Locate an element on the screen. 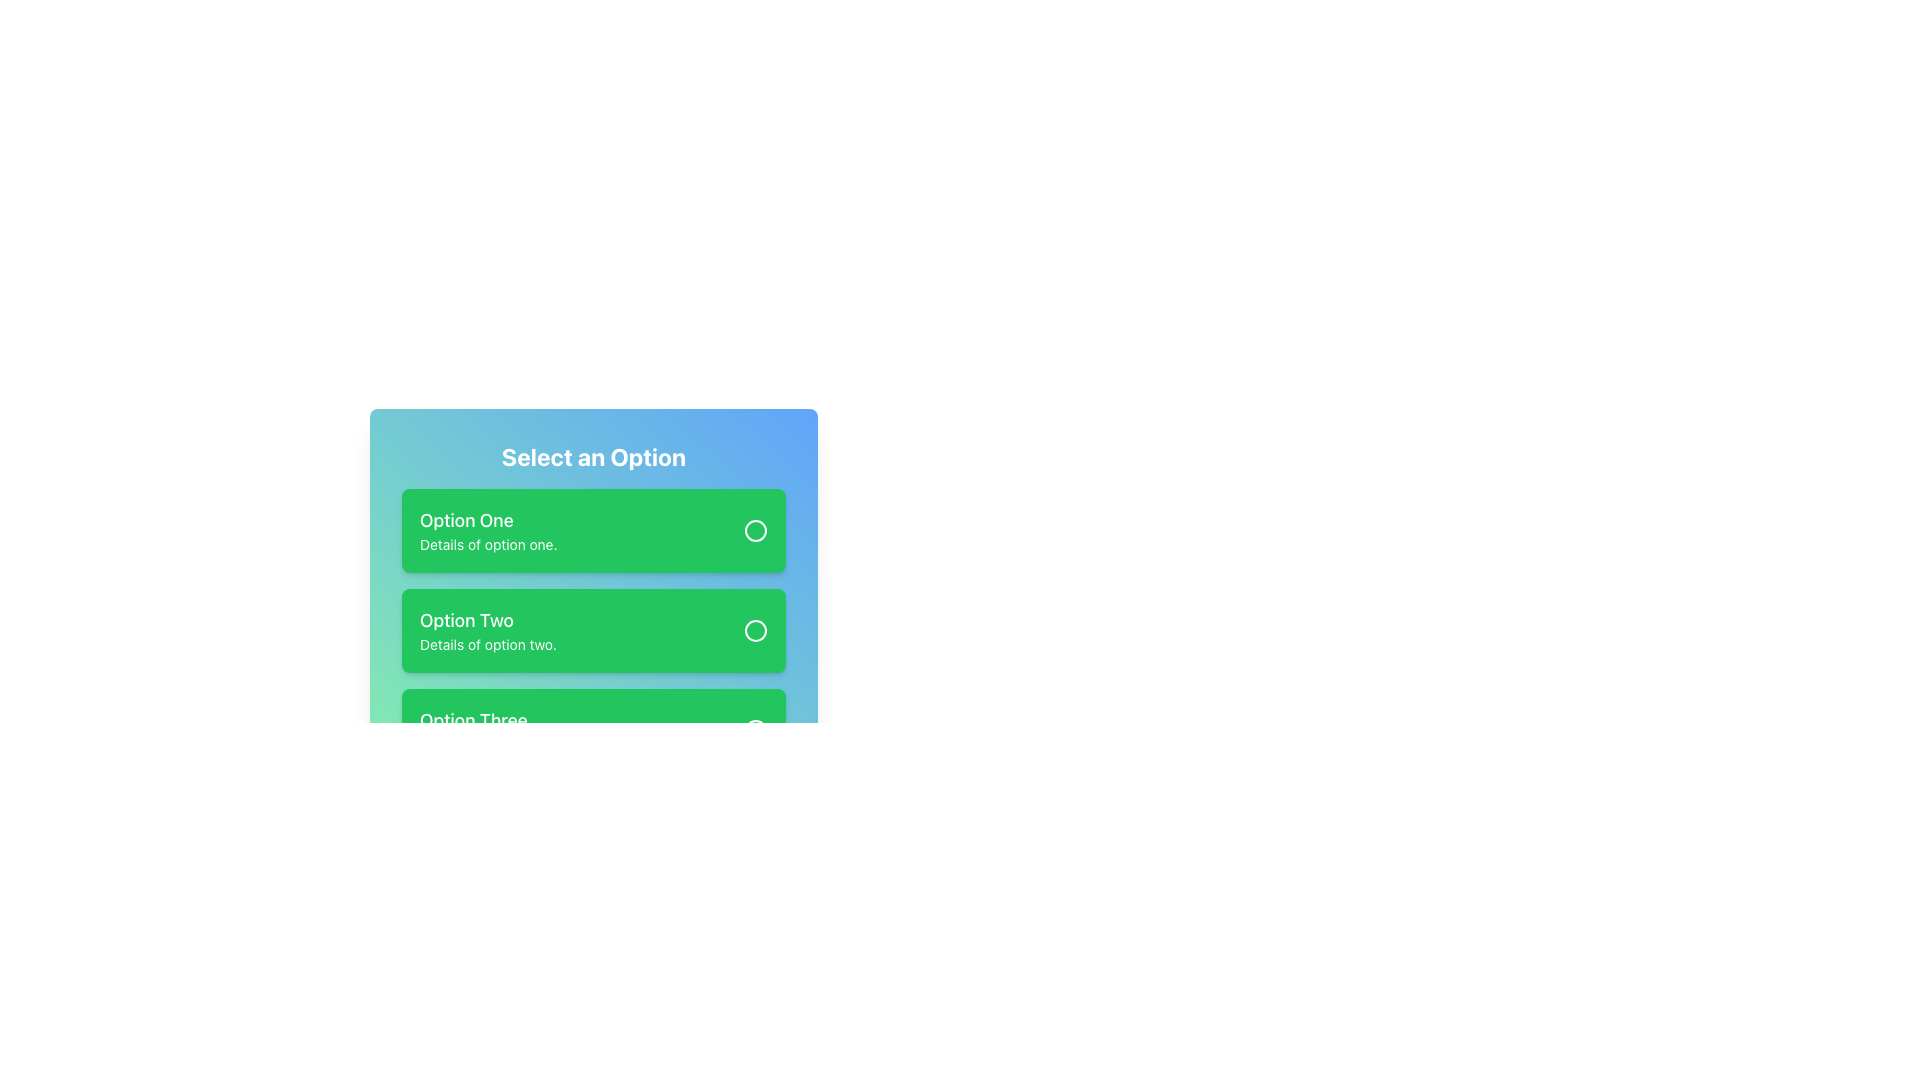 This screenshot has width=1920, height=1080. the text label element containing the message 'Details of option two.' located beneath the heading 'Option Two' in the second green option card is located at coordinates (488, 644).